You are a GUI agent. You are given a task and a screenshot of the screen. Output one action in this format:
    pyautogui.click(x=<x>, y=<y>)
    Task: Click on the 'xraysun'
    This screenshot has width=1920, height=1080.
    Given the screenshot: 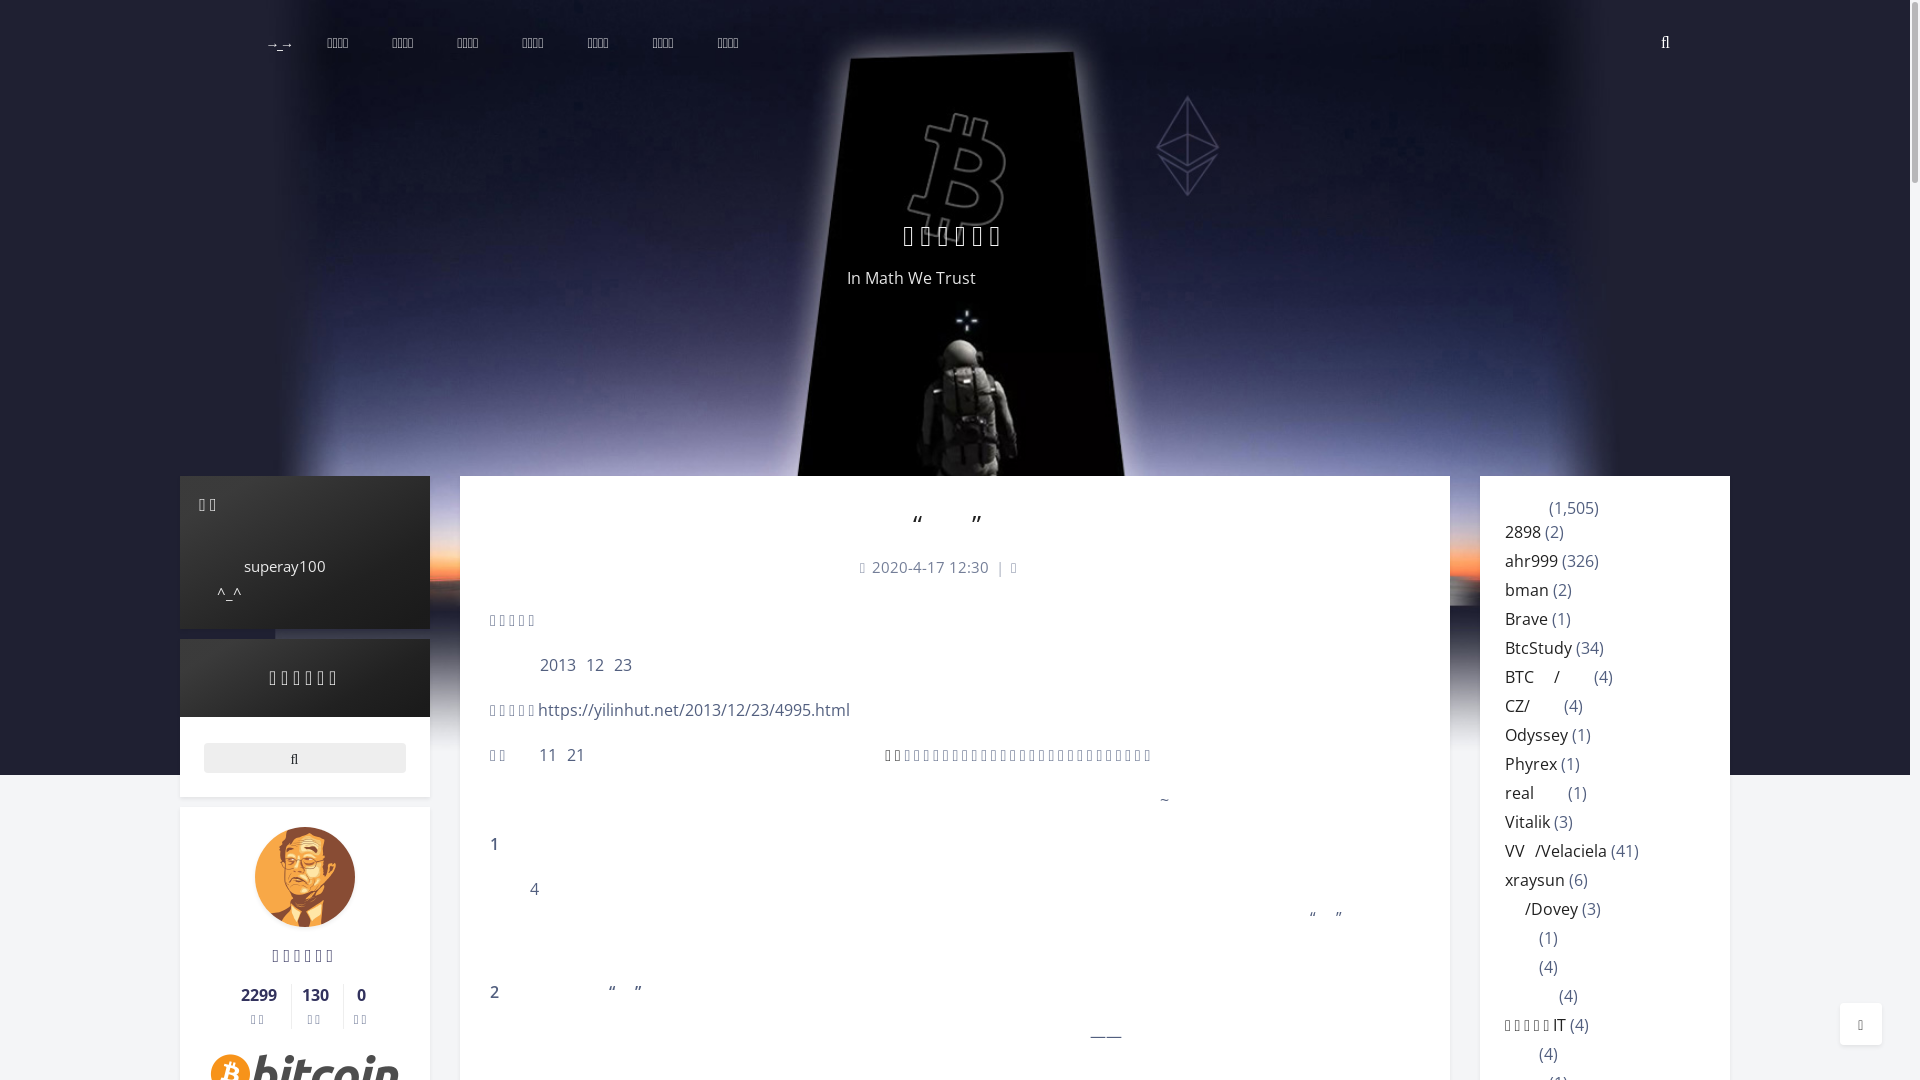 What is the action you would take?
    pyautogui.click(x=1534, y=878)
    